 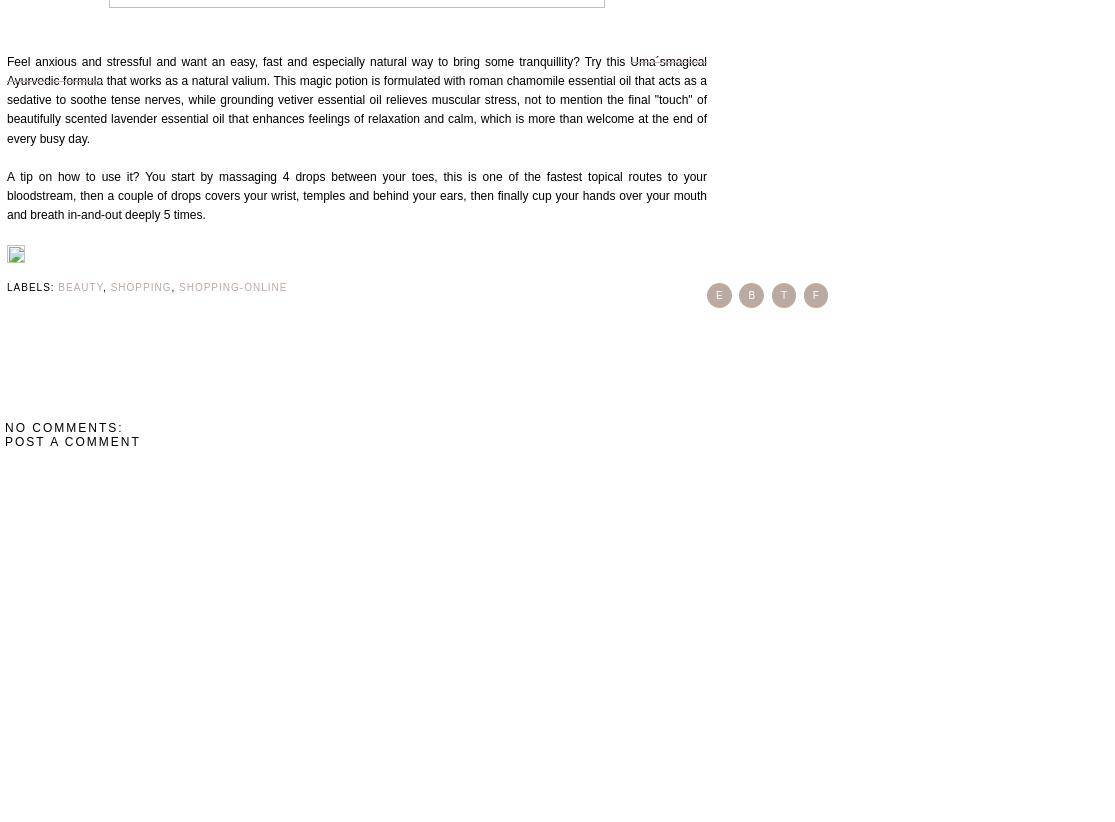 I want to click on 'Post a Comment', so click(x=72, y=440).